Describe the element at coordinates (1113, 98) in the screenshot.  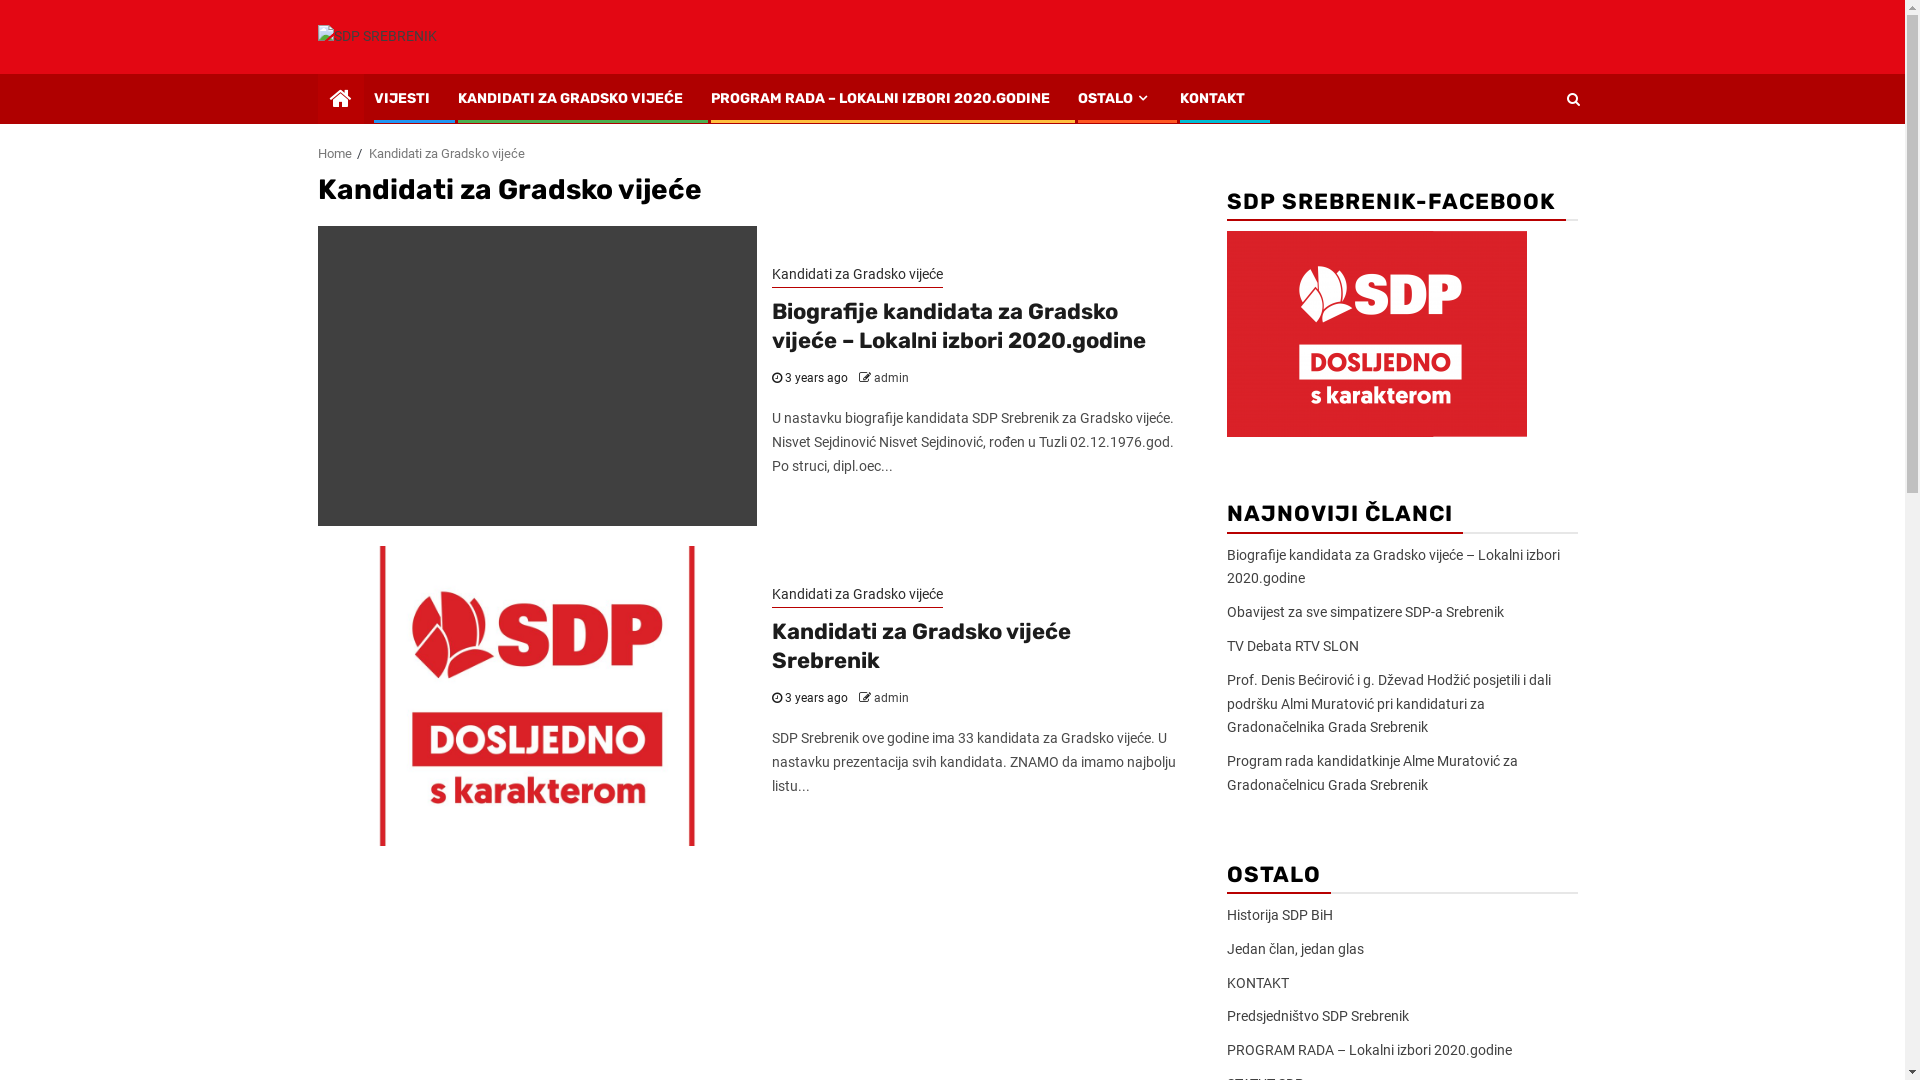
I see `'OSTALO'` at that location.